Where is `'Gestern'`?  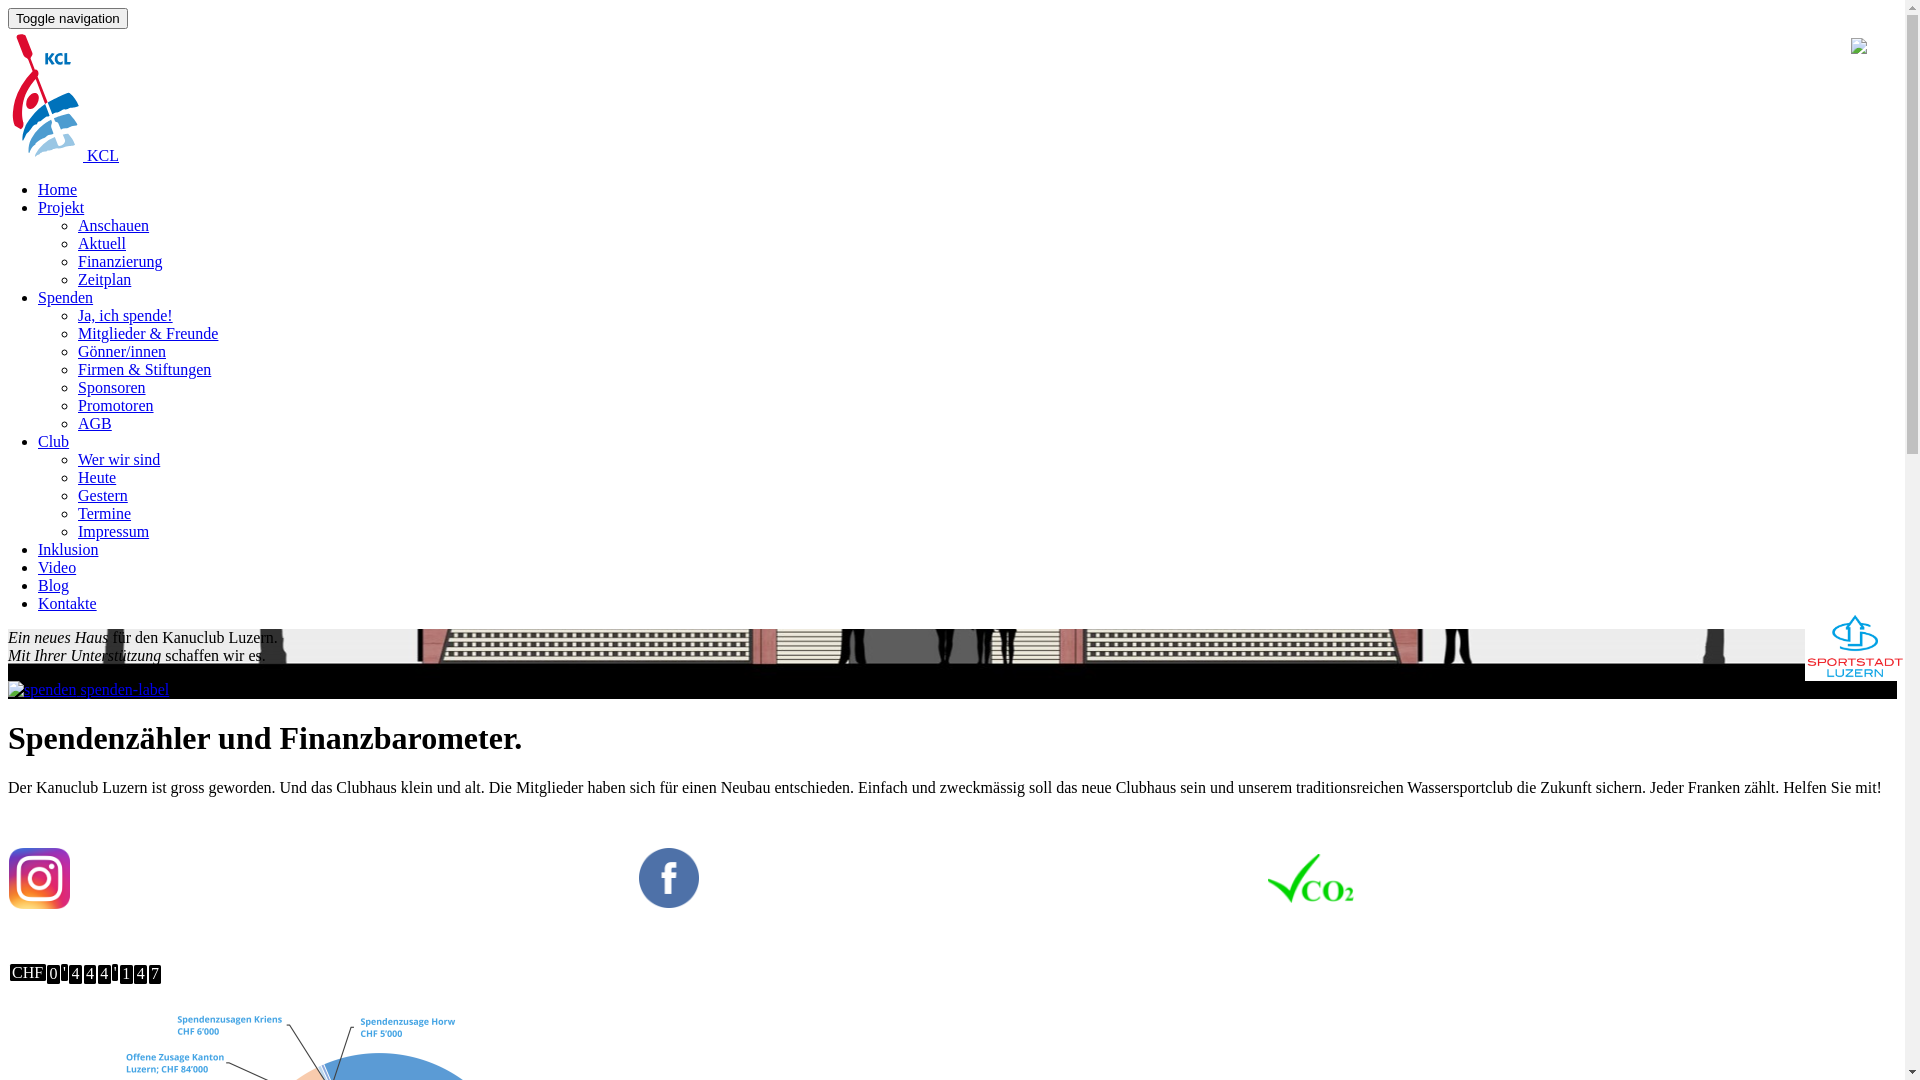
'Gestern' is located at coordinates (77, 495).